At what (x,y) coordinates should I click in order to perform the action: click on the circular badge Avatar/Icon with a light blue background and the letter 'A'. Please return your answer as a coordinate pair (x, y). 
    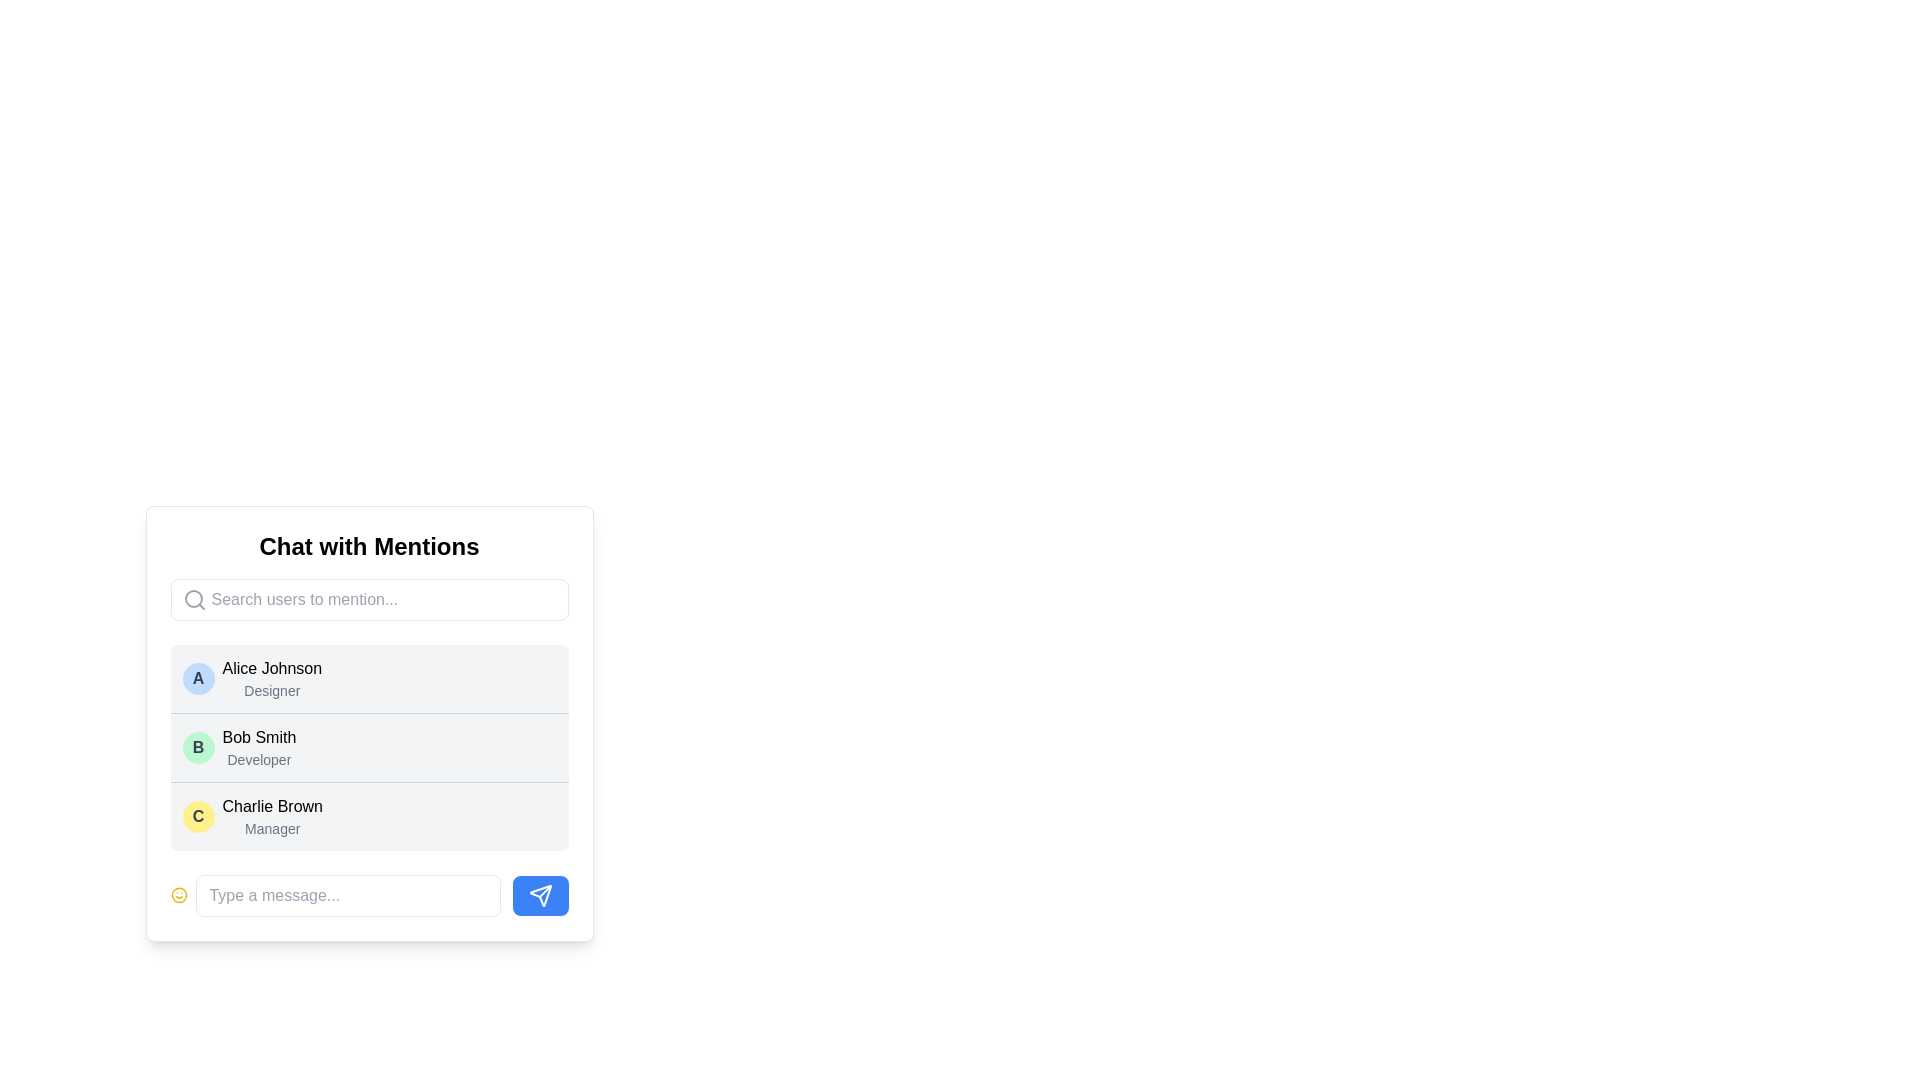
    Looking at the image, I should click on (198, 677).